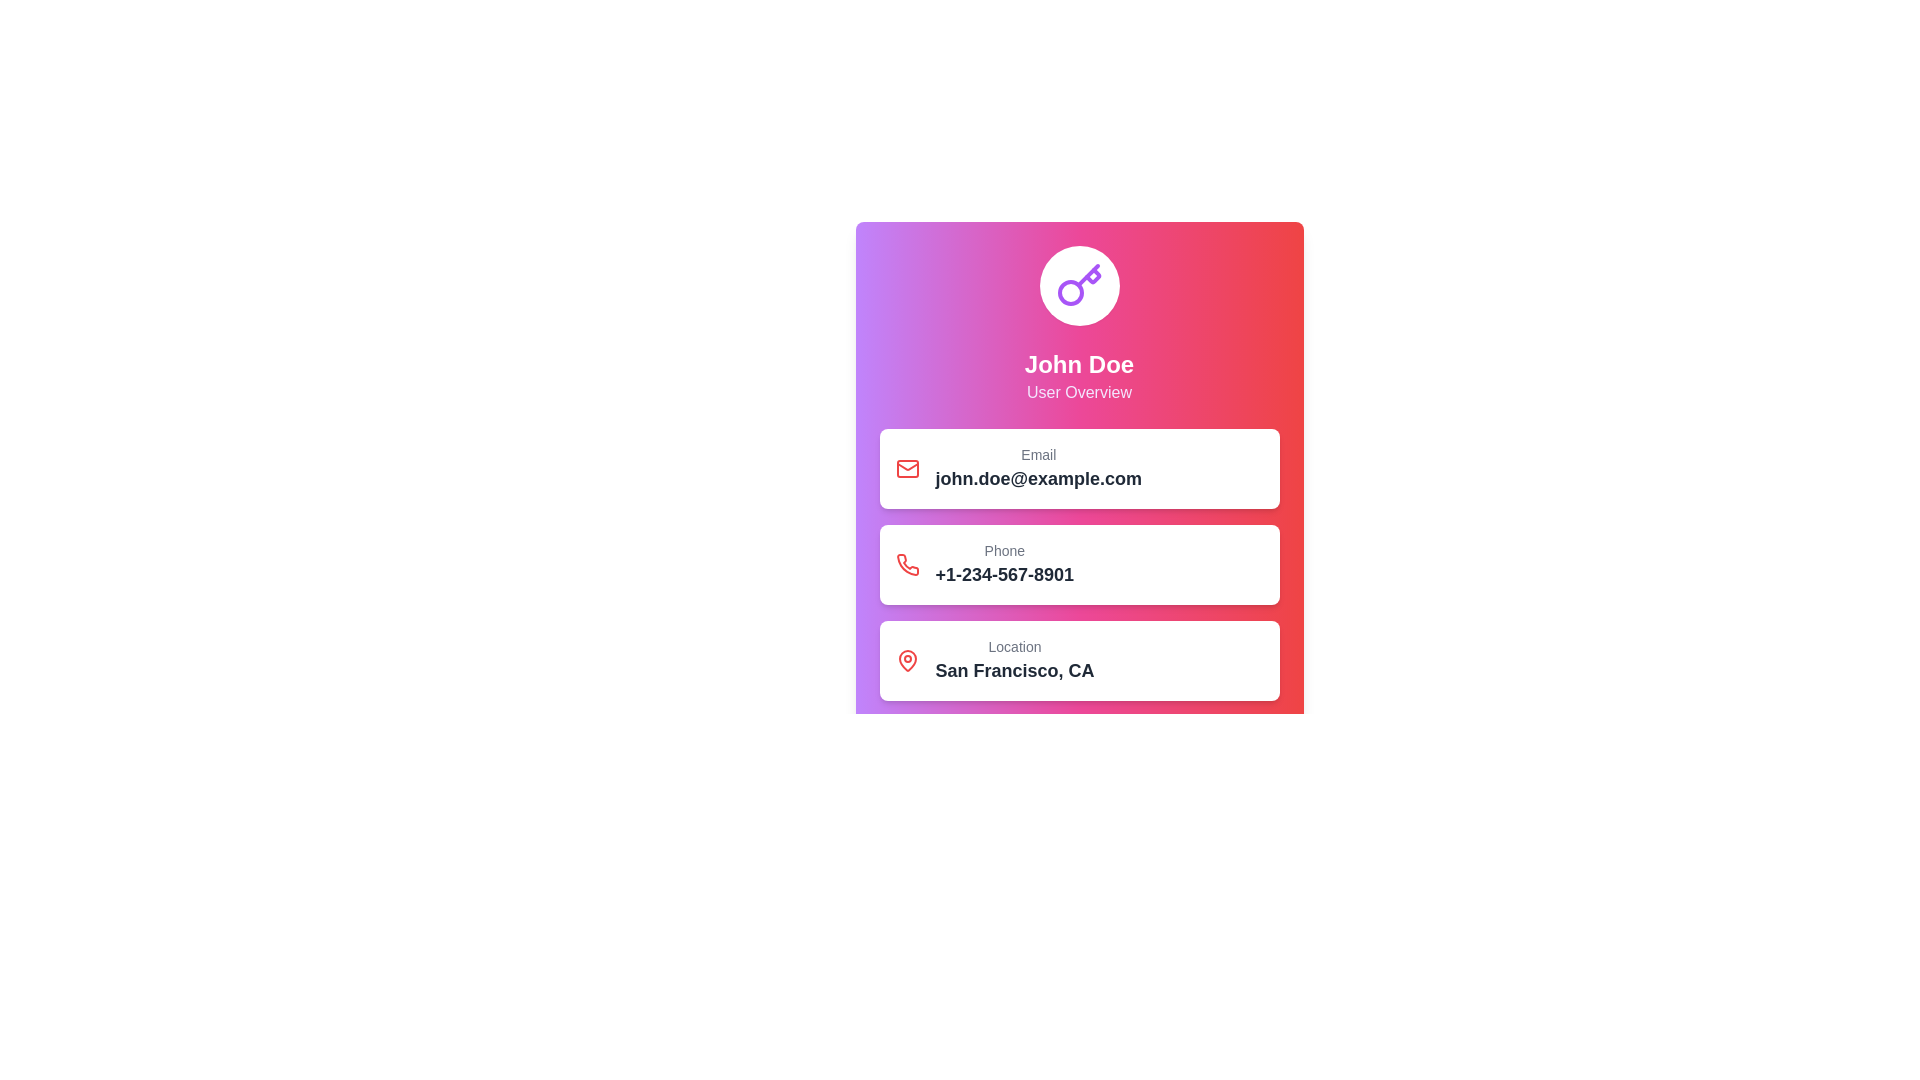  I want to click on the Text display component that shows the label 'Phone' and the phone number '+1-234-567-8901', which is located between the 'Email' and 'Location' sections, so click(1004, 564).